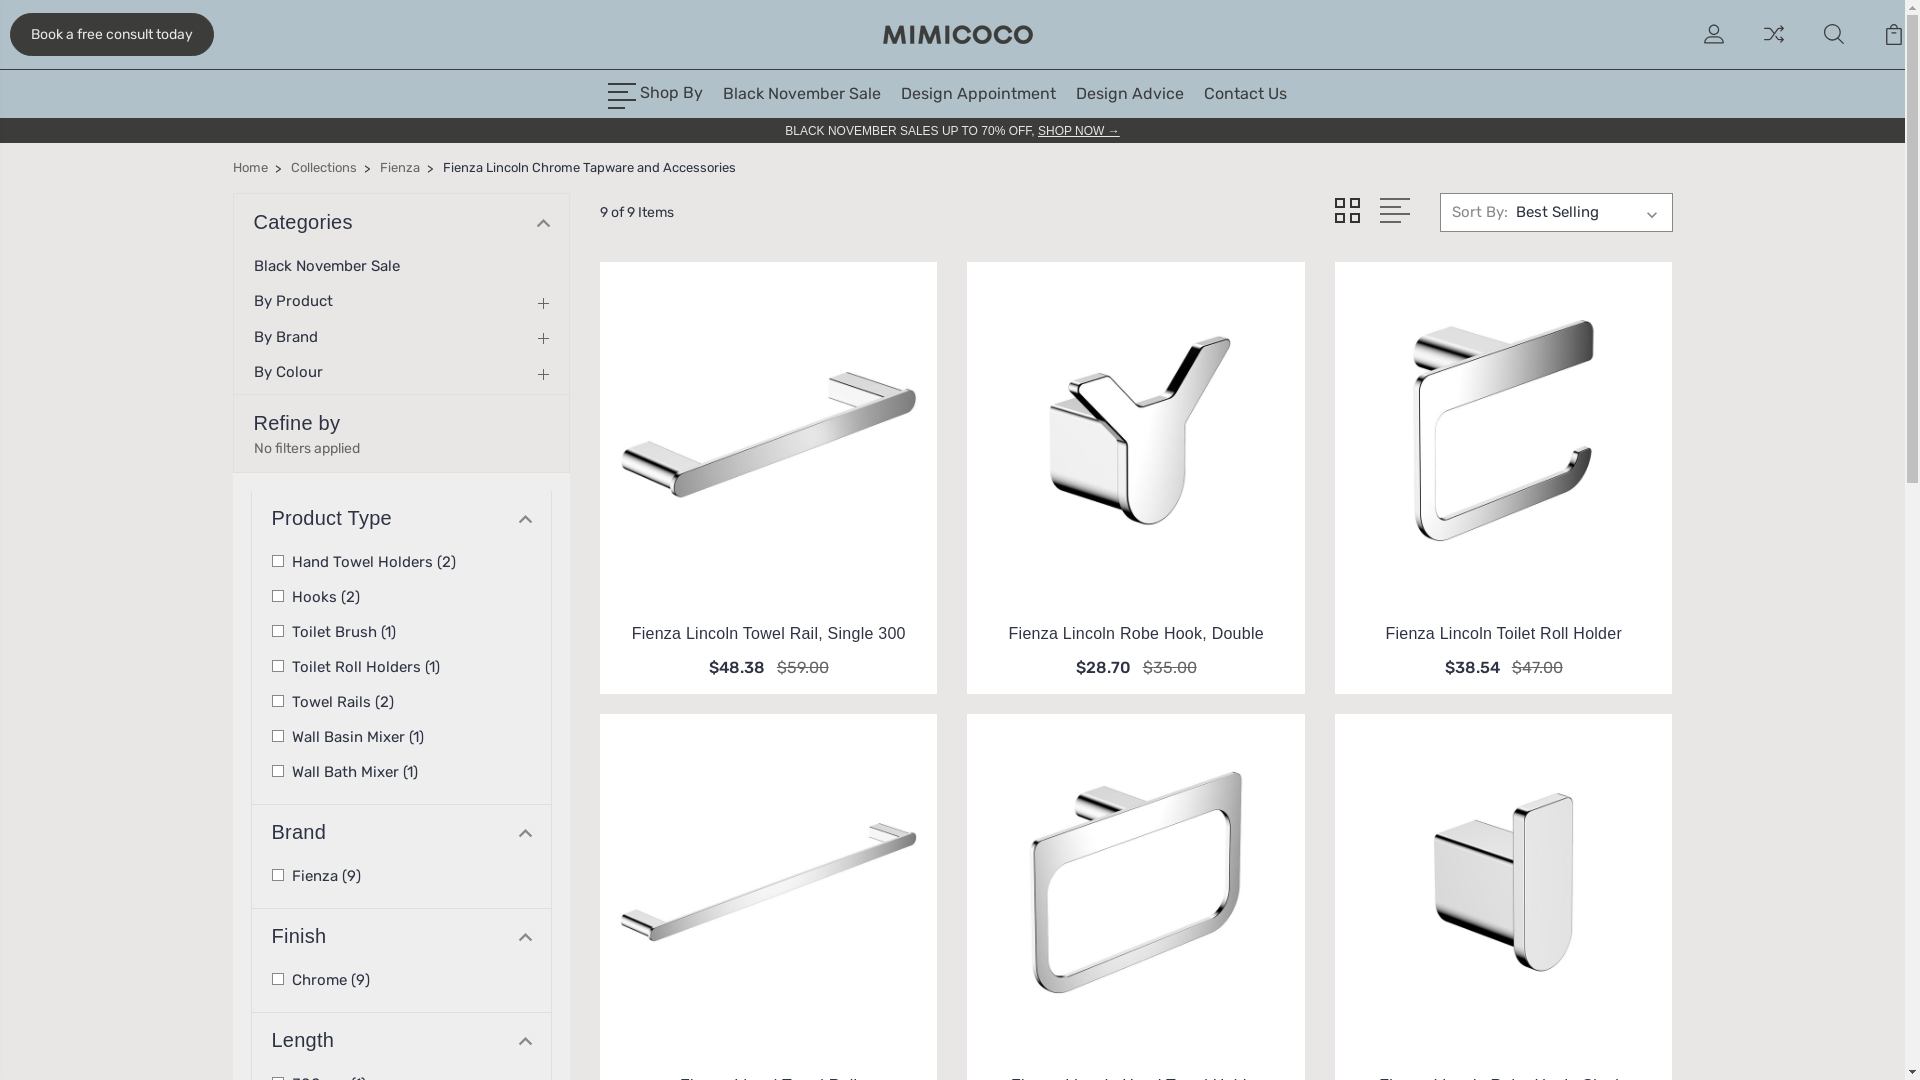 The image size is (1920, 1080). Describe the element at coordinates (399, 166) in the screenshot. I see `'Fienza'` at that location.